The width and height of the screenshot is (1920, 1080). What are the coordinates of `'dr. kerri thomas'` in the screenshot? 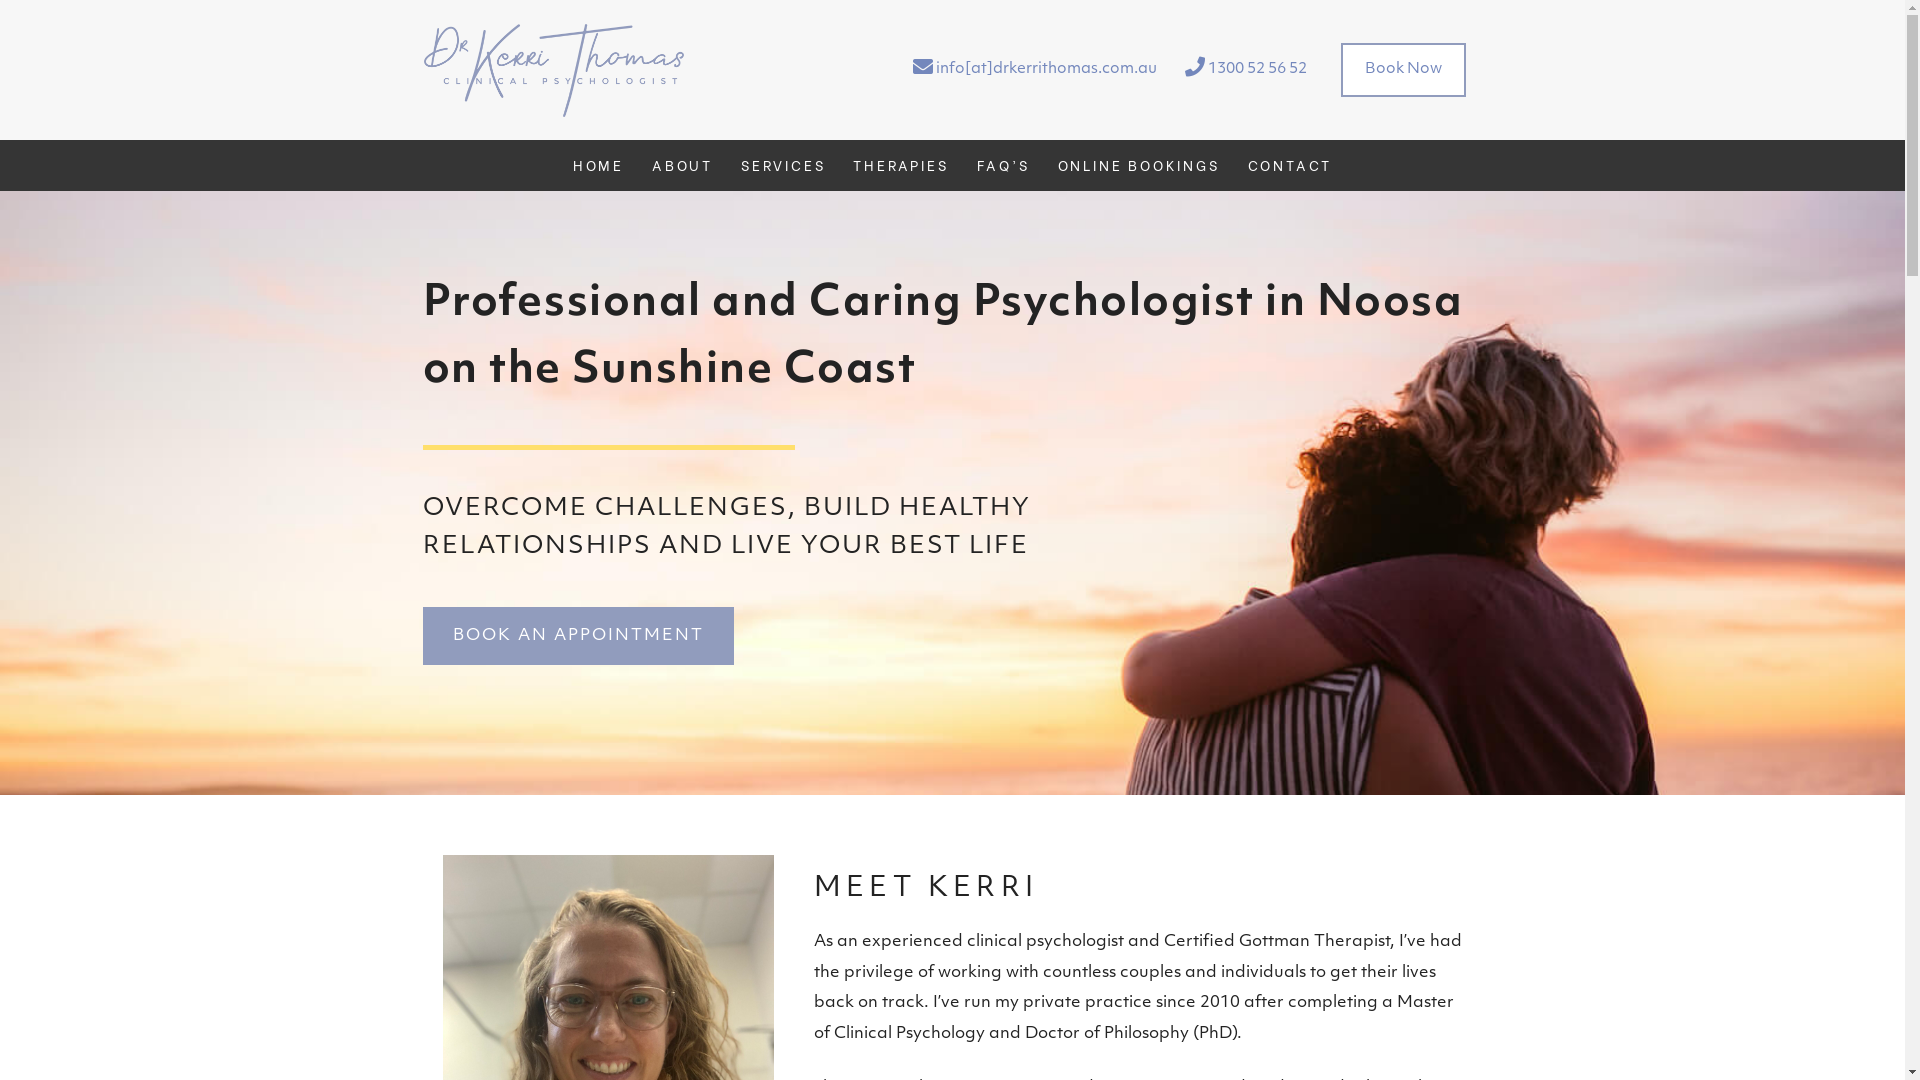 It's located at (422, 68).